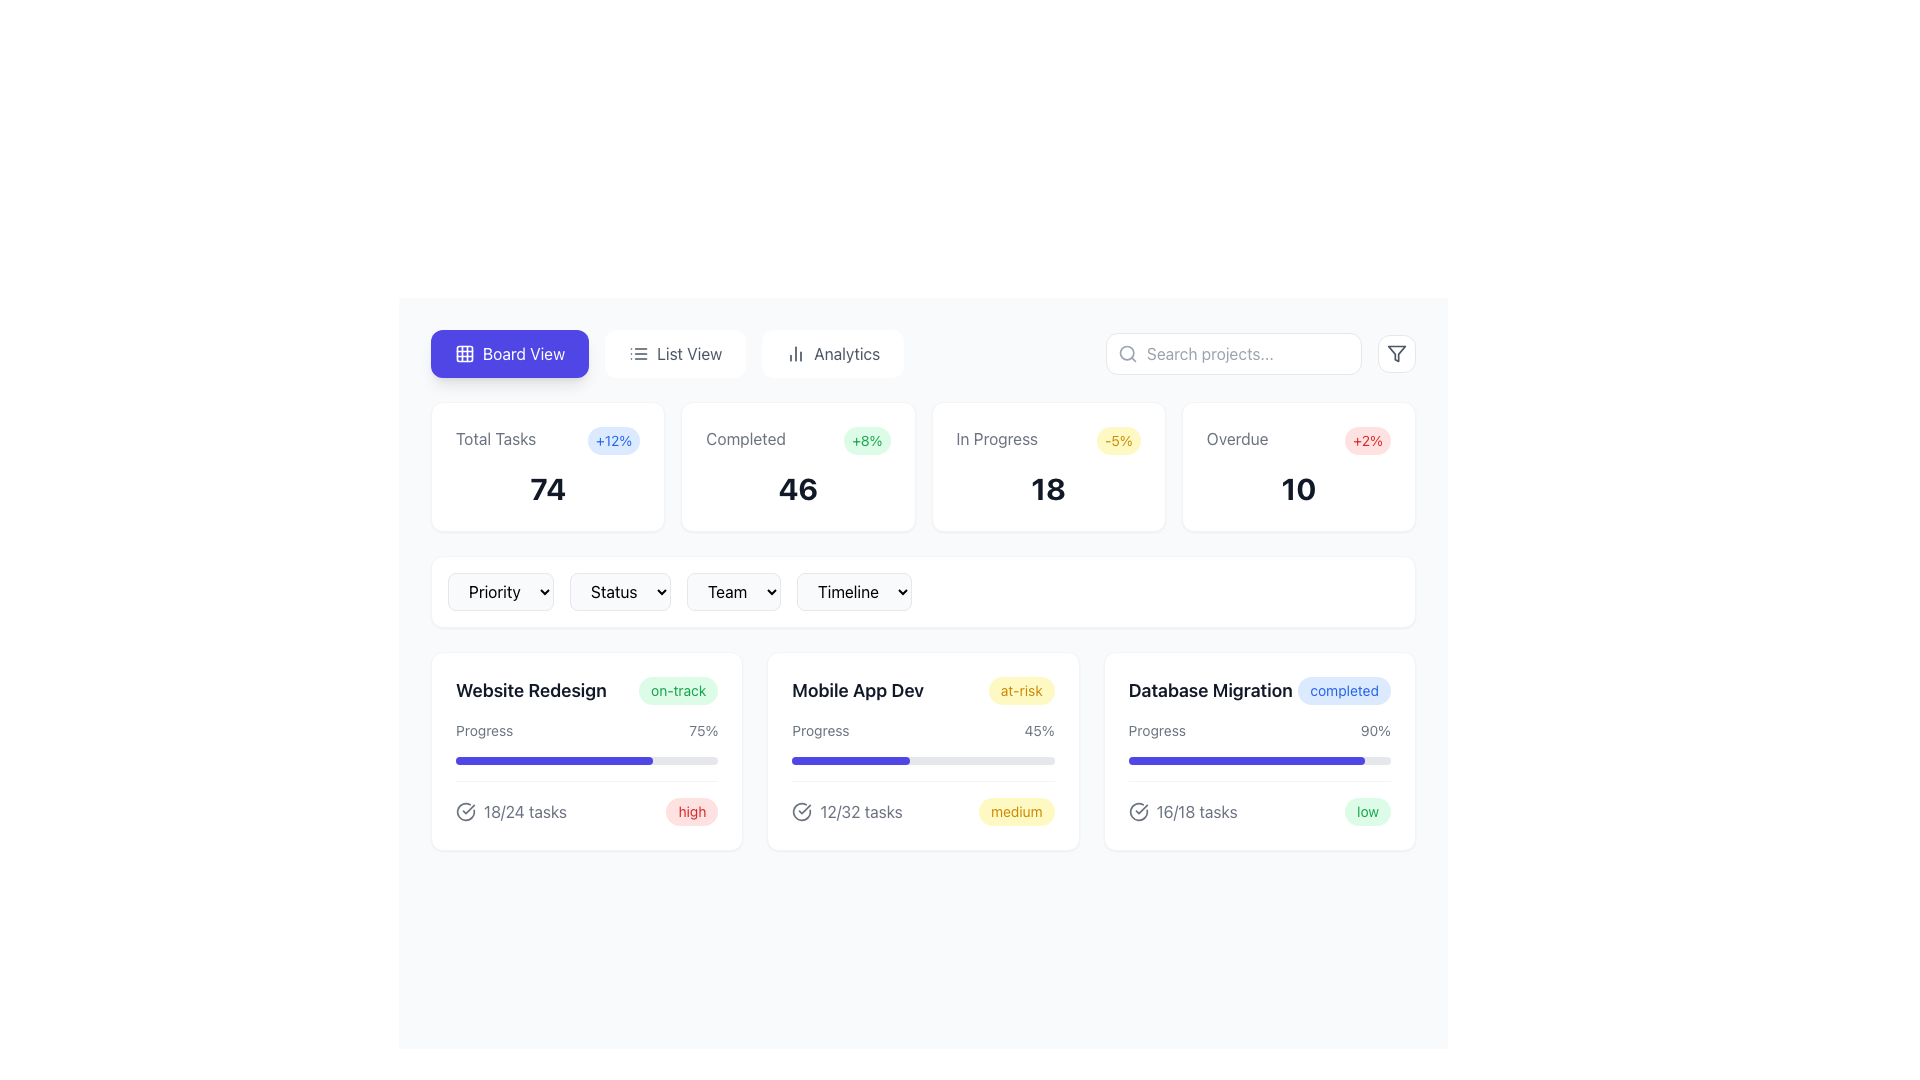 This screenshot has width=1920, height=1080. Describe the element at coordinates (851, 760) in the screenshot. I see `the progress value of the progress indicator within the 'Mobile App Dev' task card, which currently shows 45% completion` at that location.